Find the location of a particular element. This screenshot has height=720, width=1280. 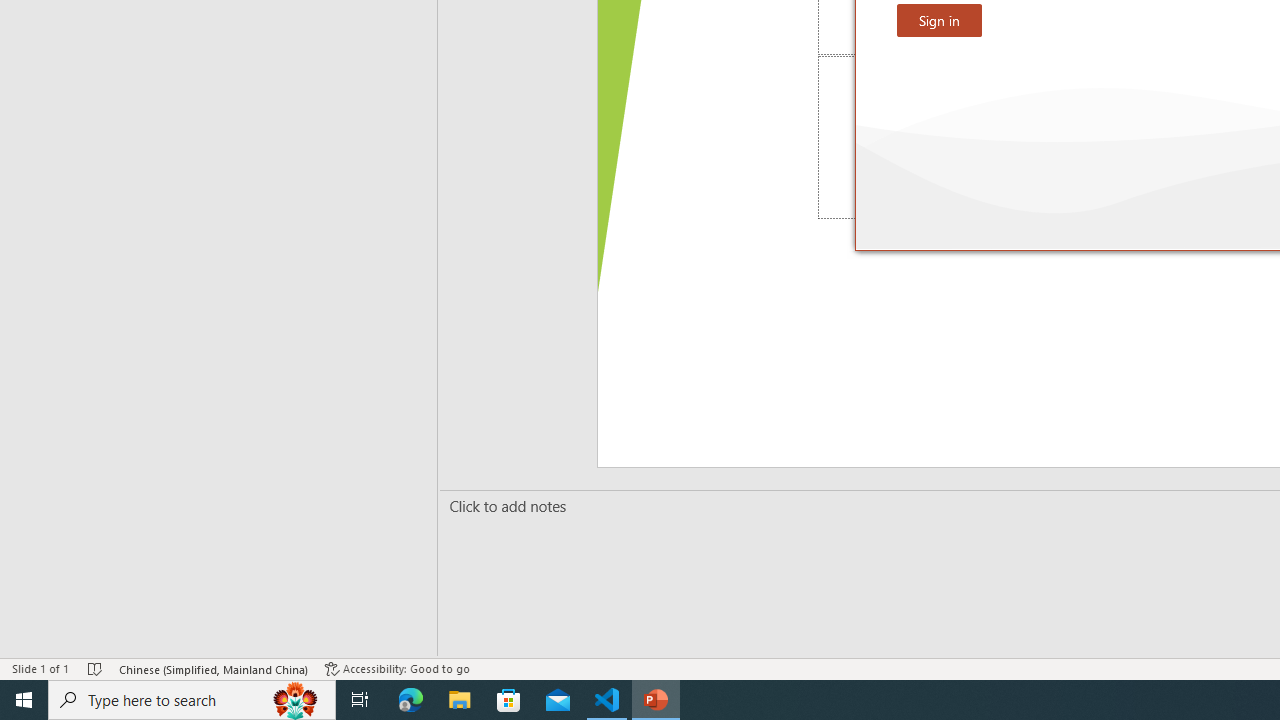

'Microsoft Edge' is located at coordinates (410, 698).